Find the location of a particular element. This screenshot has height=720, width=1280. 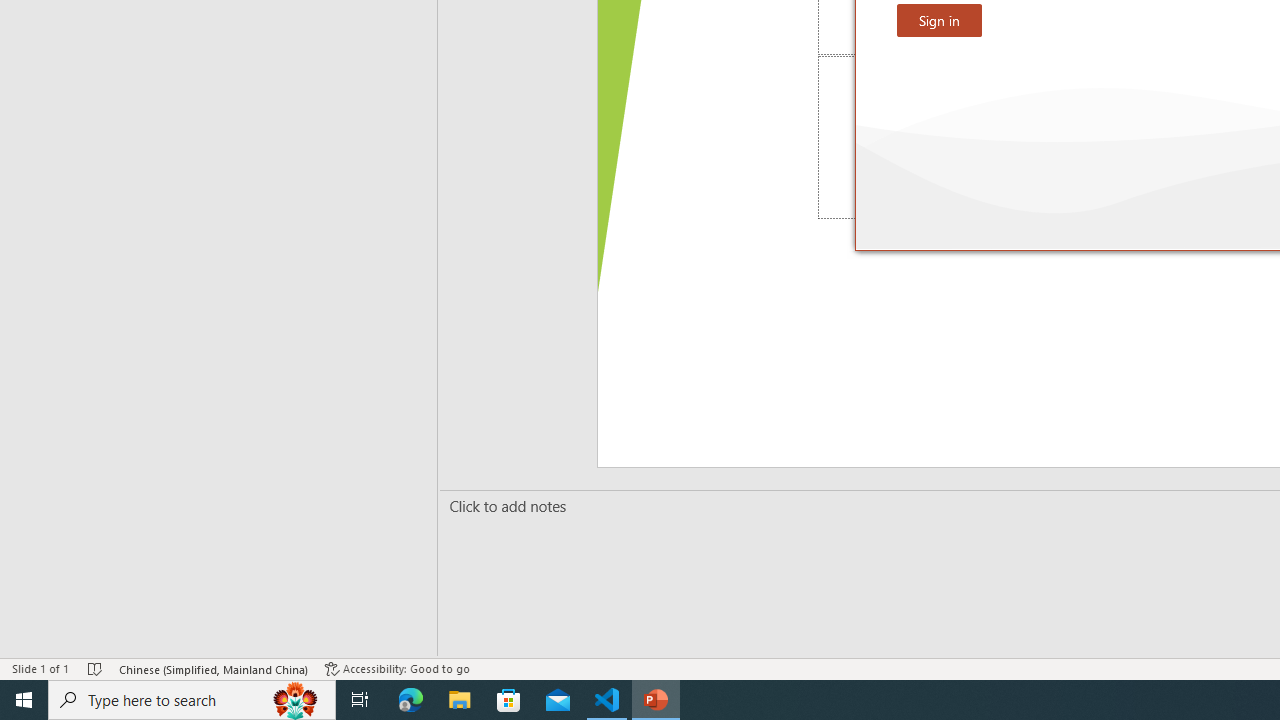

'Microsoft Edge' is located at coordinates (410, 698).